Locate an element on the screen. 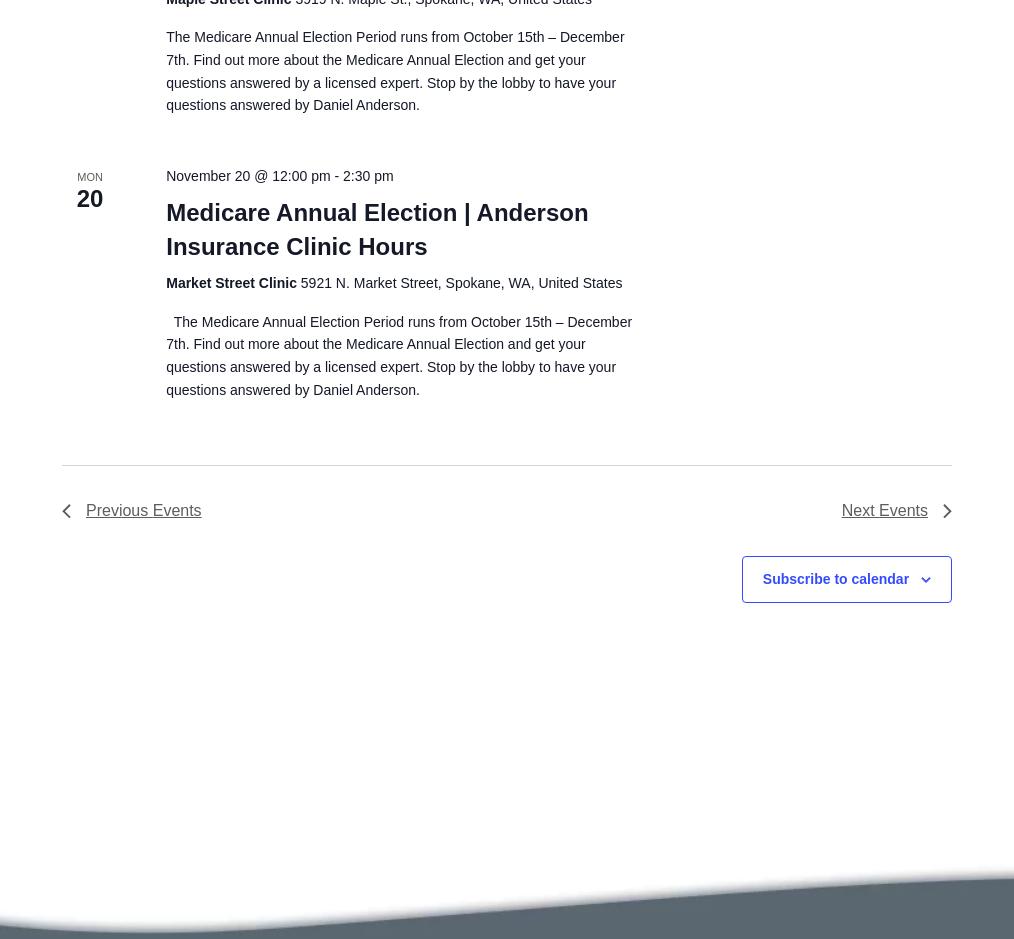  'The Medicare Annual Election Period runs from October 15th – December 7th. Find out more about the Medicare Annual Election and get your questions answered by a licensed expert. Stop by the lobby to have your questions answered by Daniel Anderson.' is located at coordinates (398, 354).